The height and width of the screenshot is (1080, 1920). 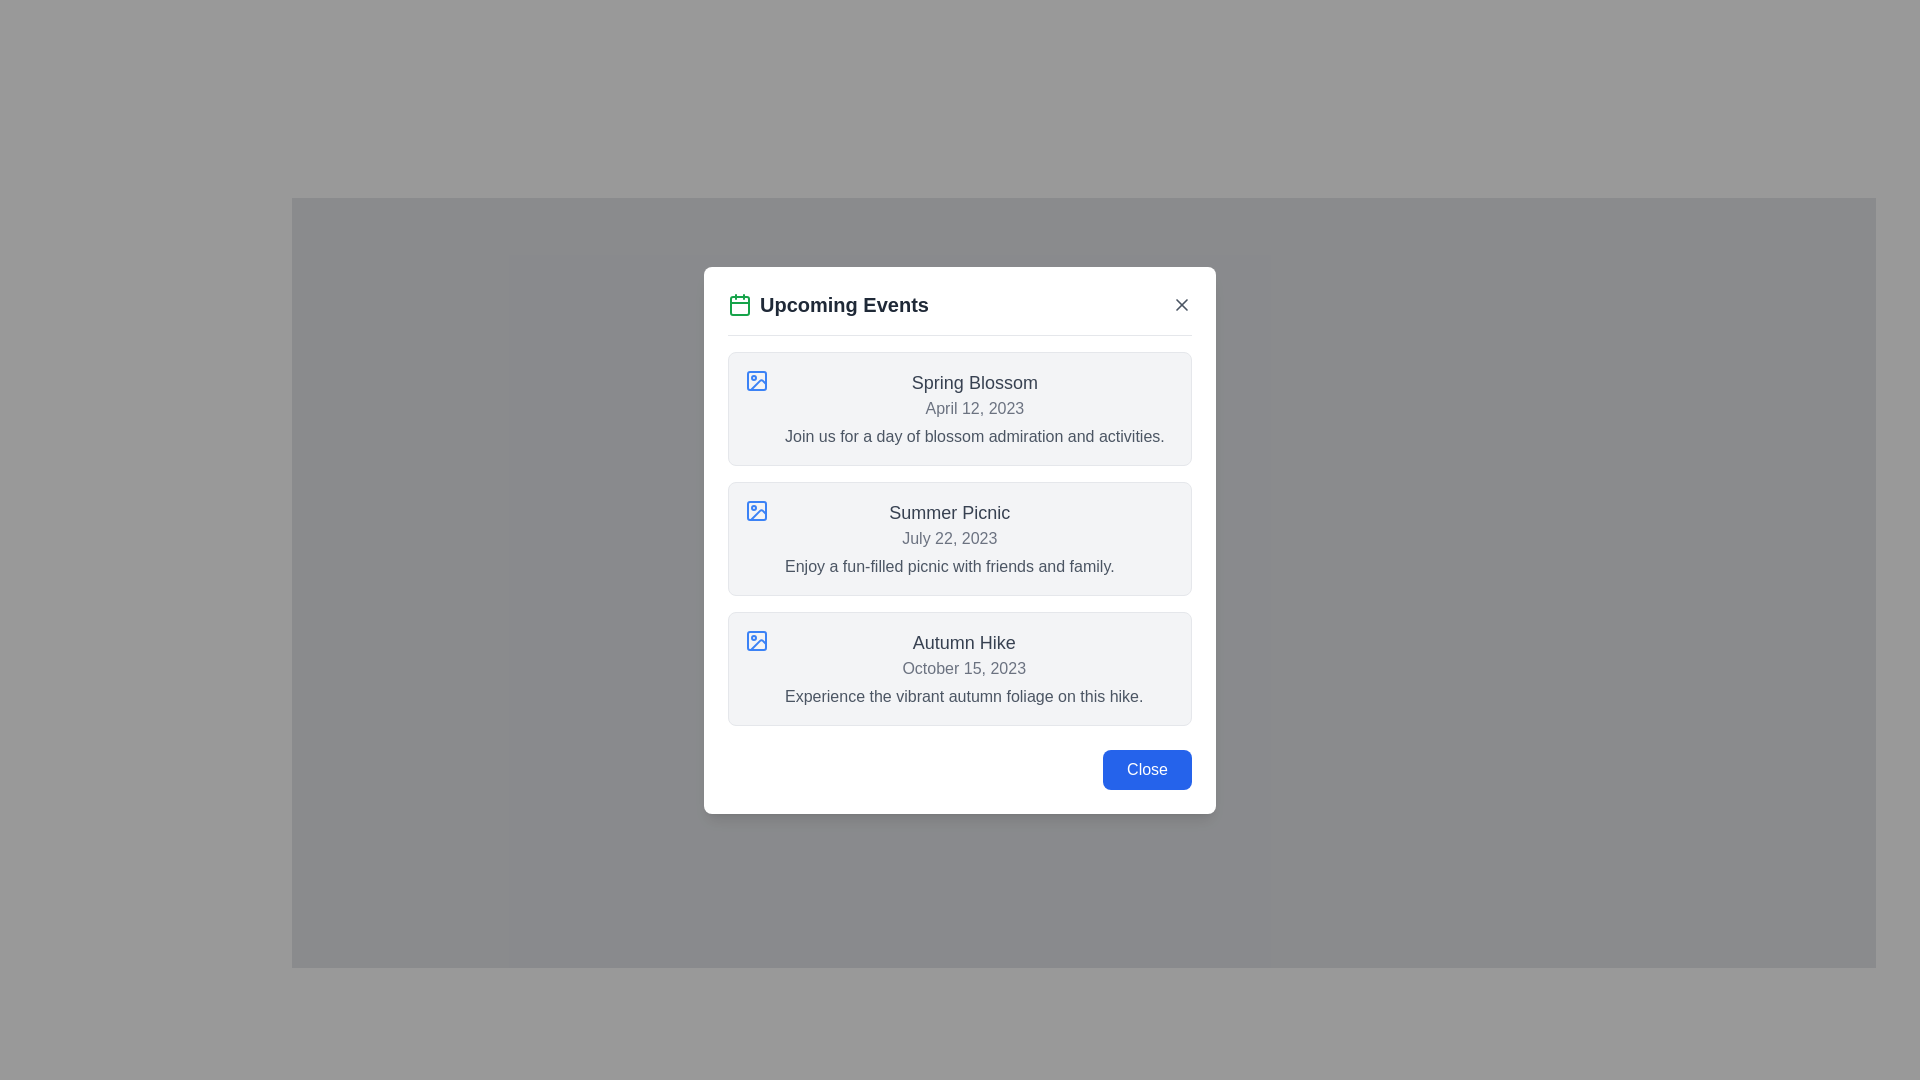 What do you see at coordinates (948, 511) in the screenshot?
I see `the text element displaying the title 'Summer Picnic' in bold gray font, which is located in the second section of a popup labeled 'Upcoming Events'` at bounding box center [948, 511].